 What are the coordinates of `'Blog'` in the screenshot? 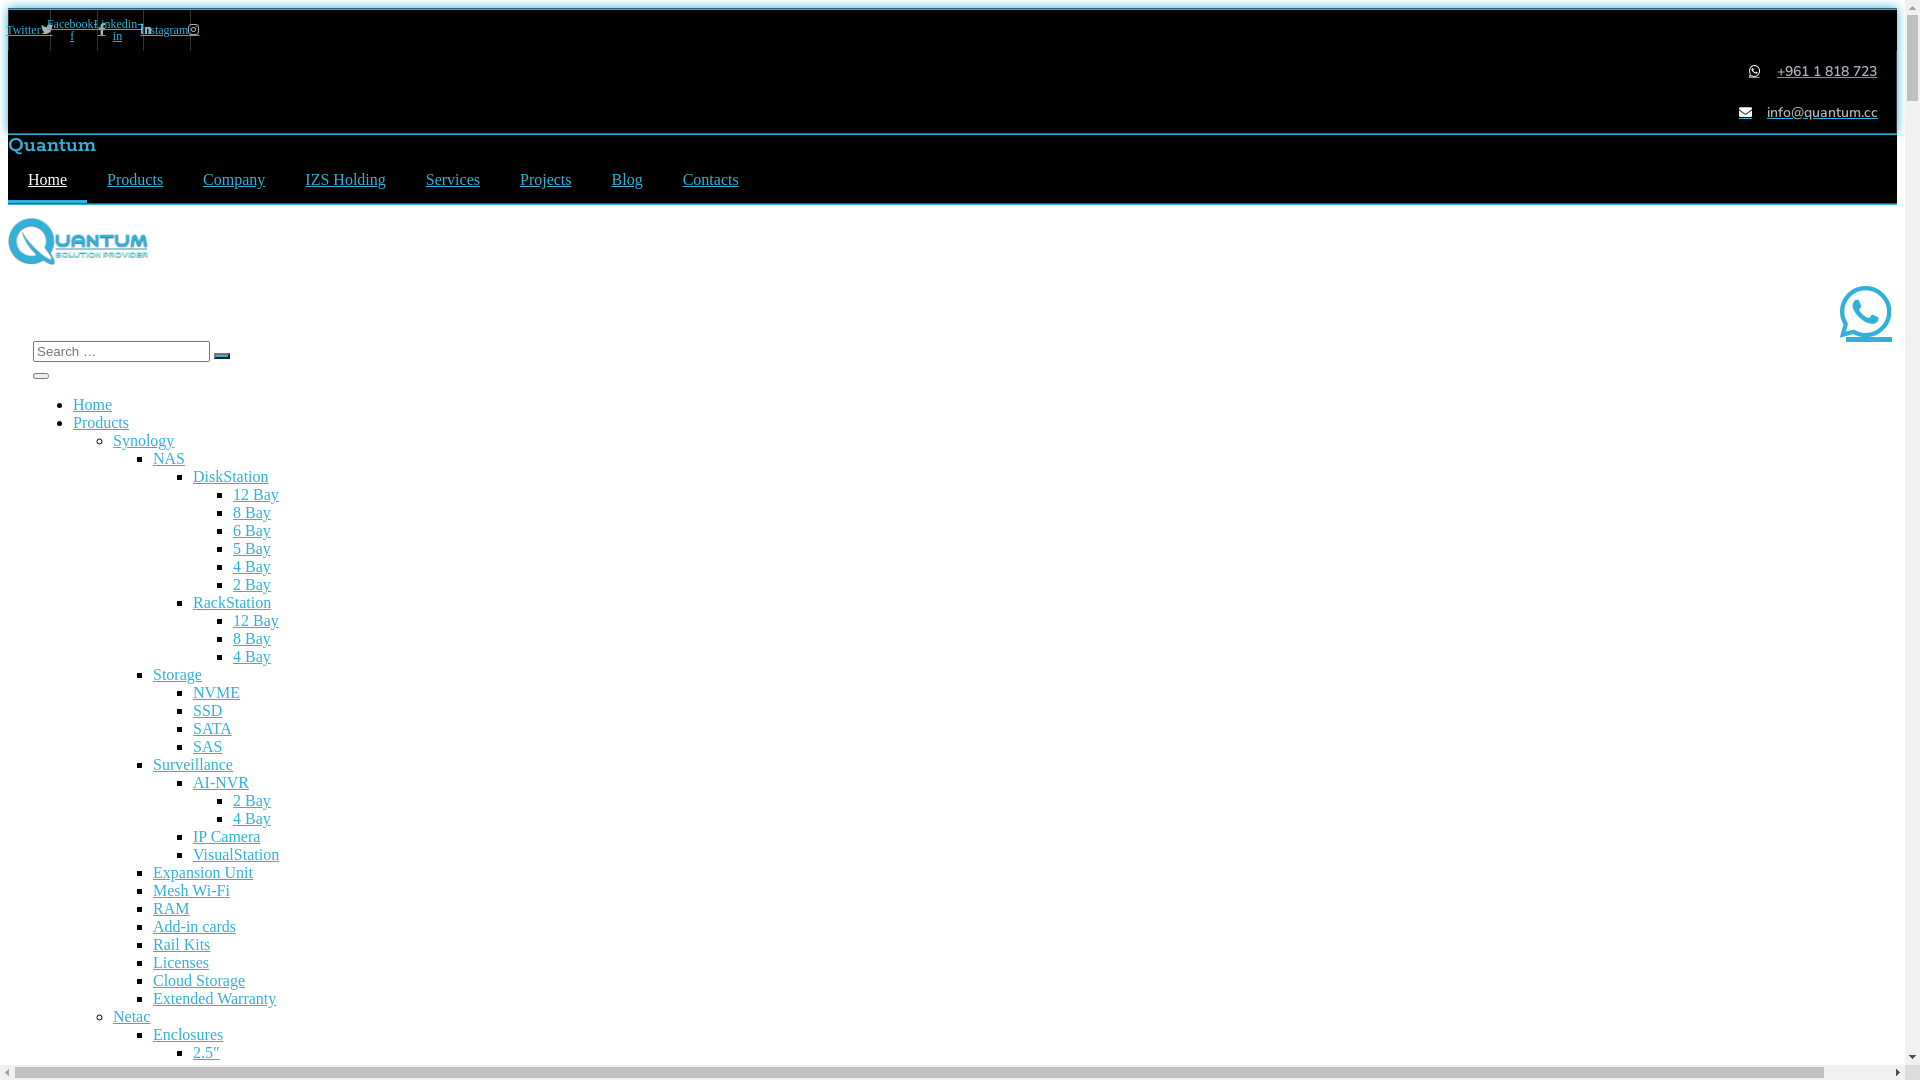 It's located at (590, 180).